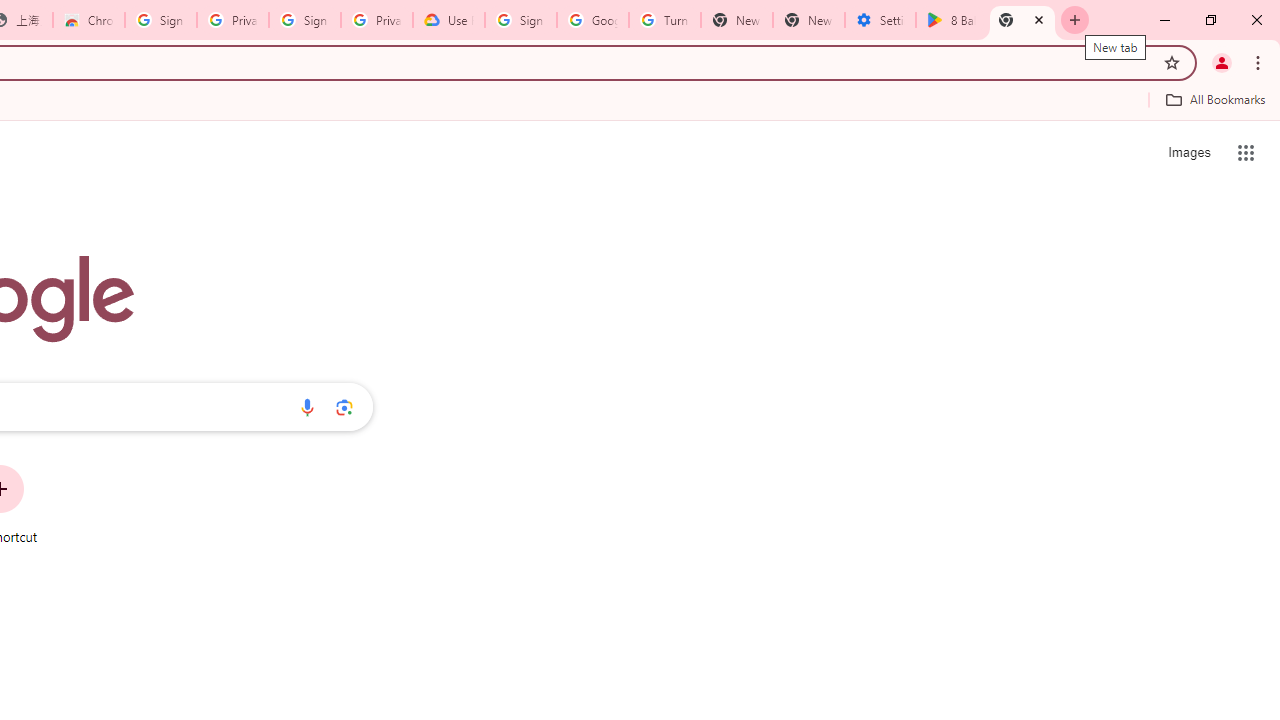 Image resolution: width=1280 pixels, height=720 pixels. I want to click on 'Chrome Web Store - Color themes by Chrome', so click(87, 20).